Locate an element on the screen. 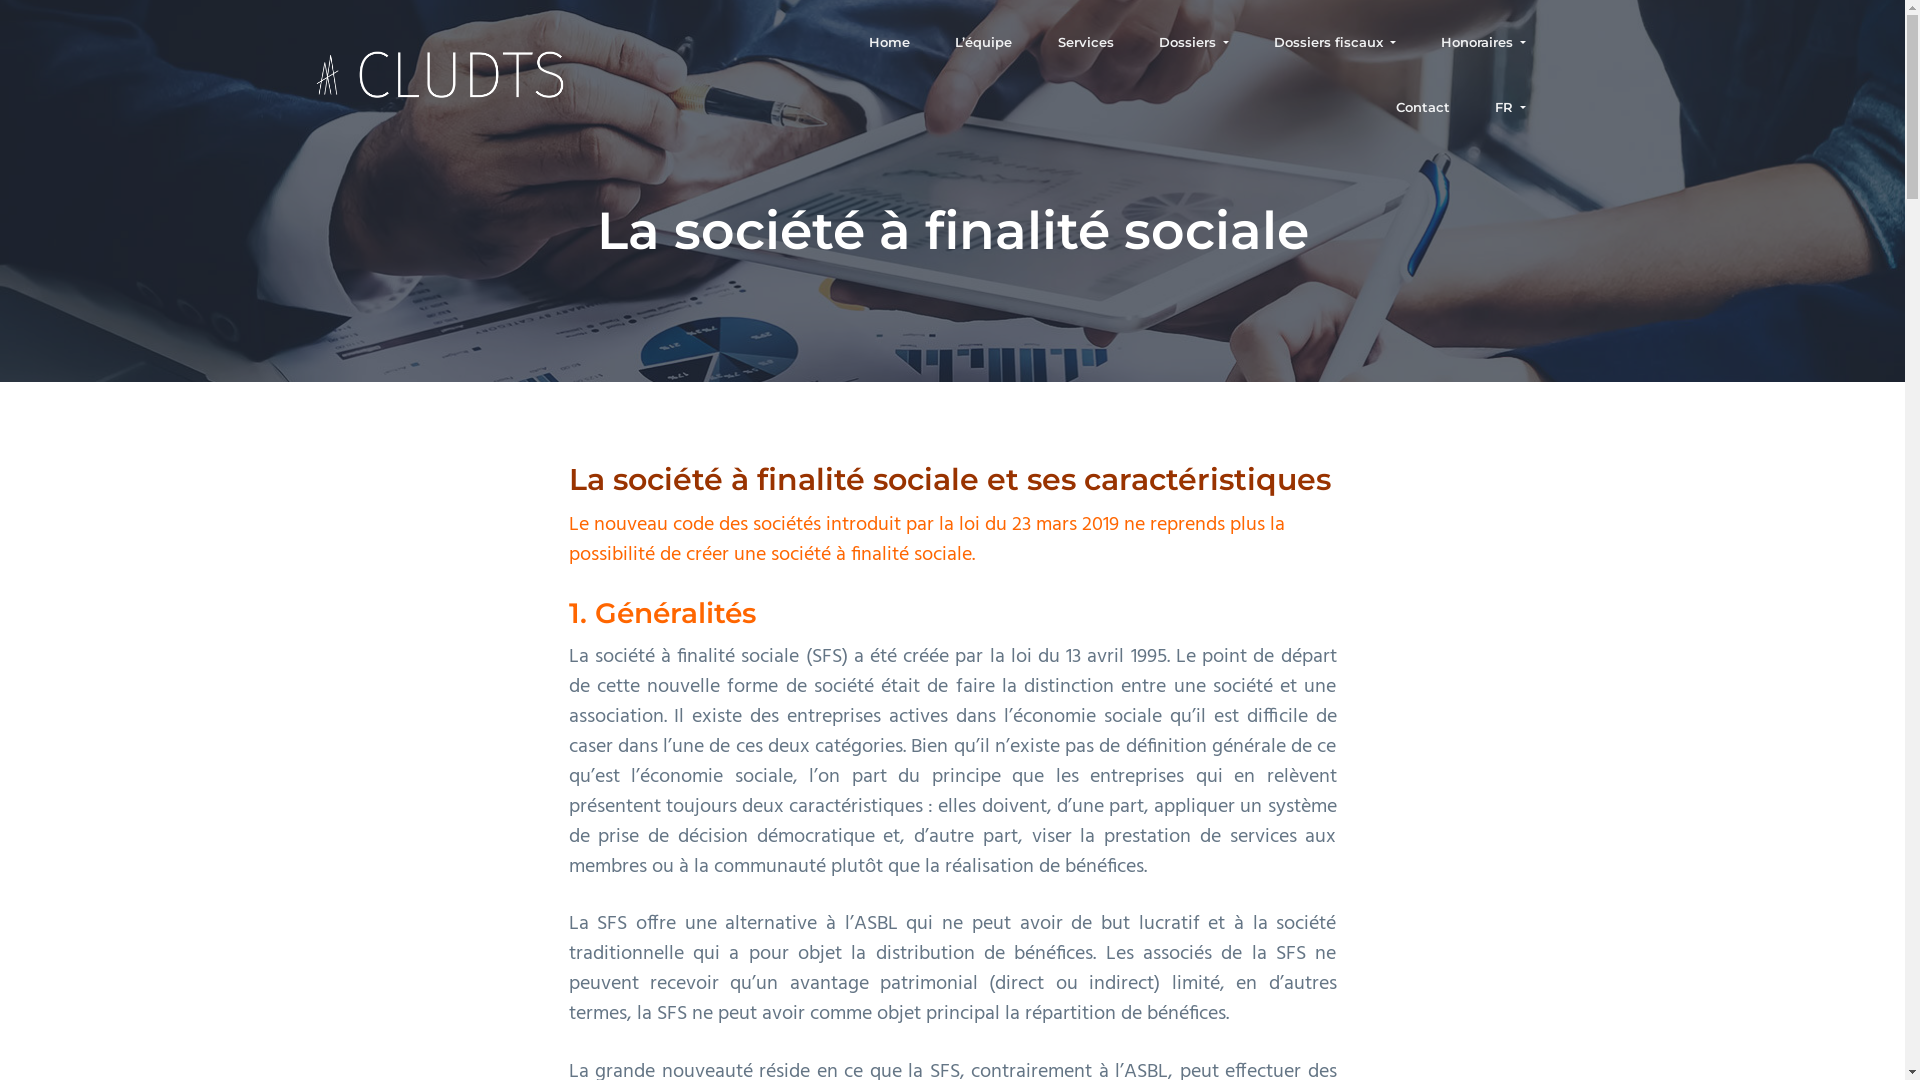  'Dossiers fiscaux' is located at coordinates (1334, 42).